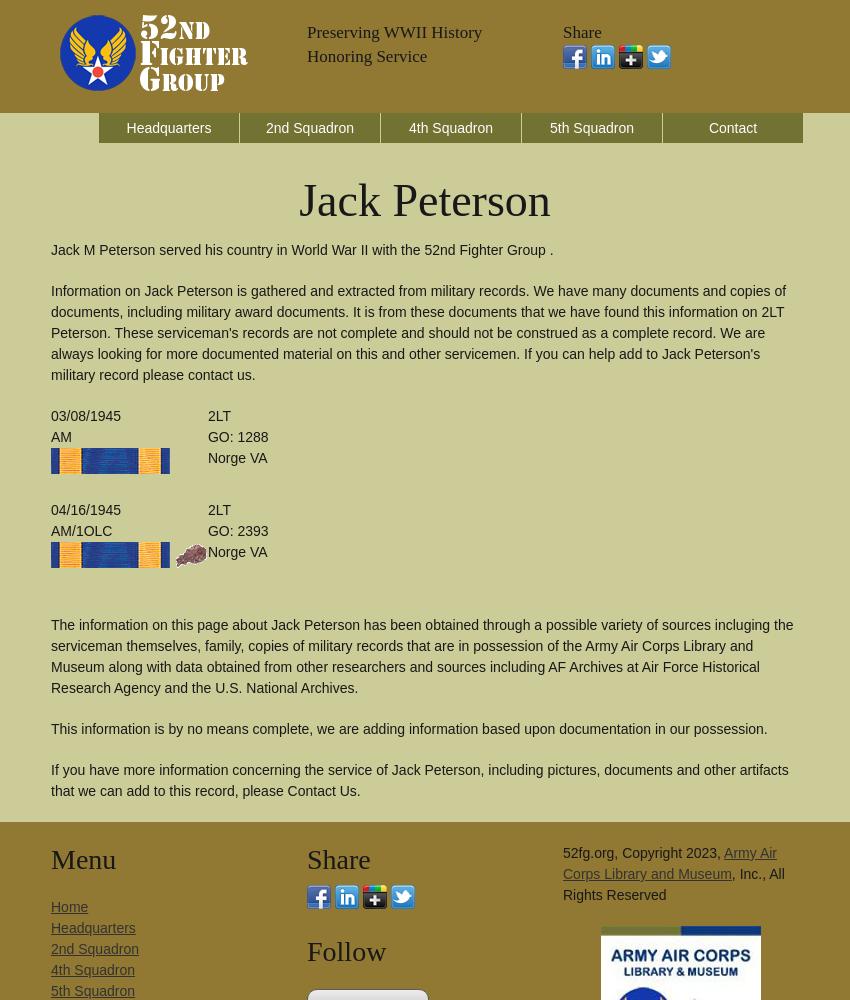  I want to click on 'Follow', so click(345, 950).